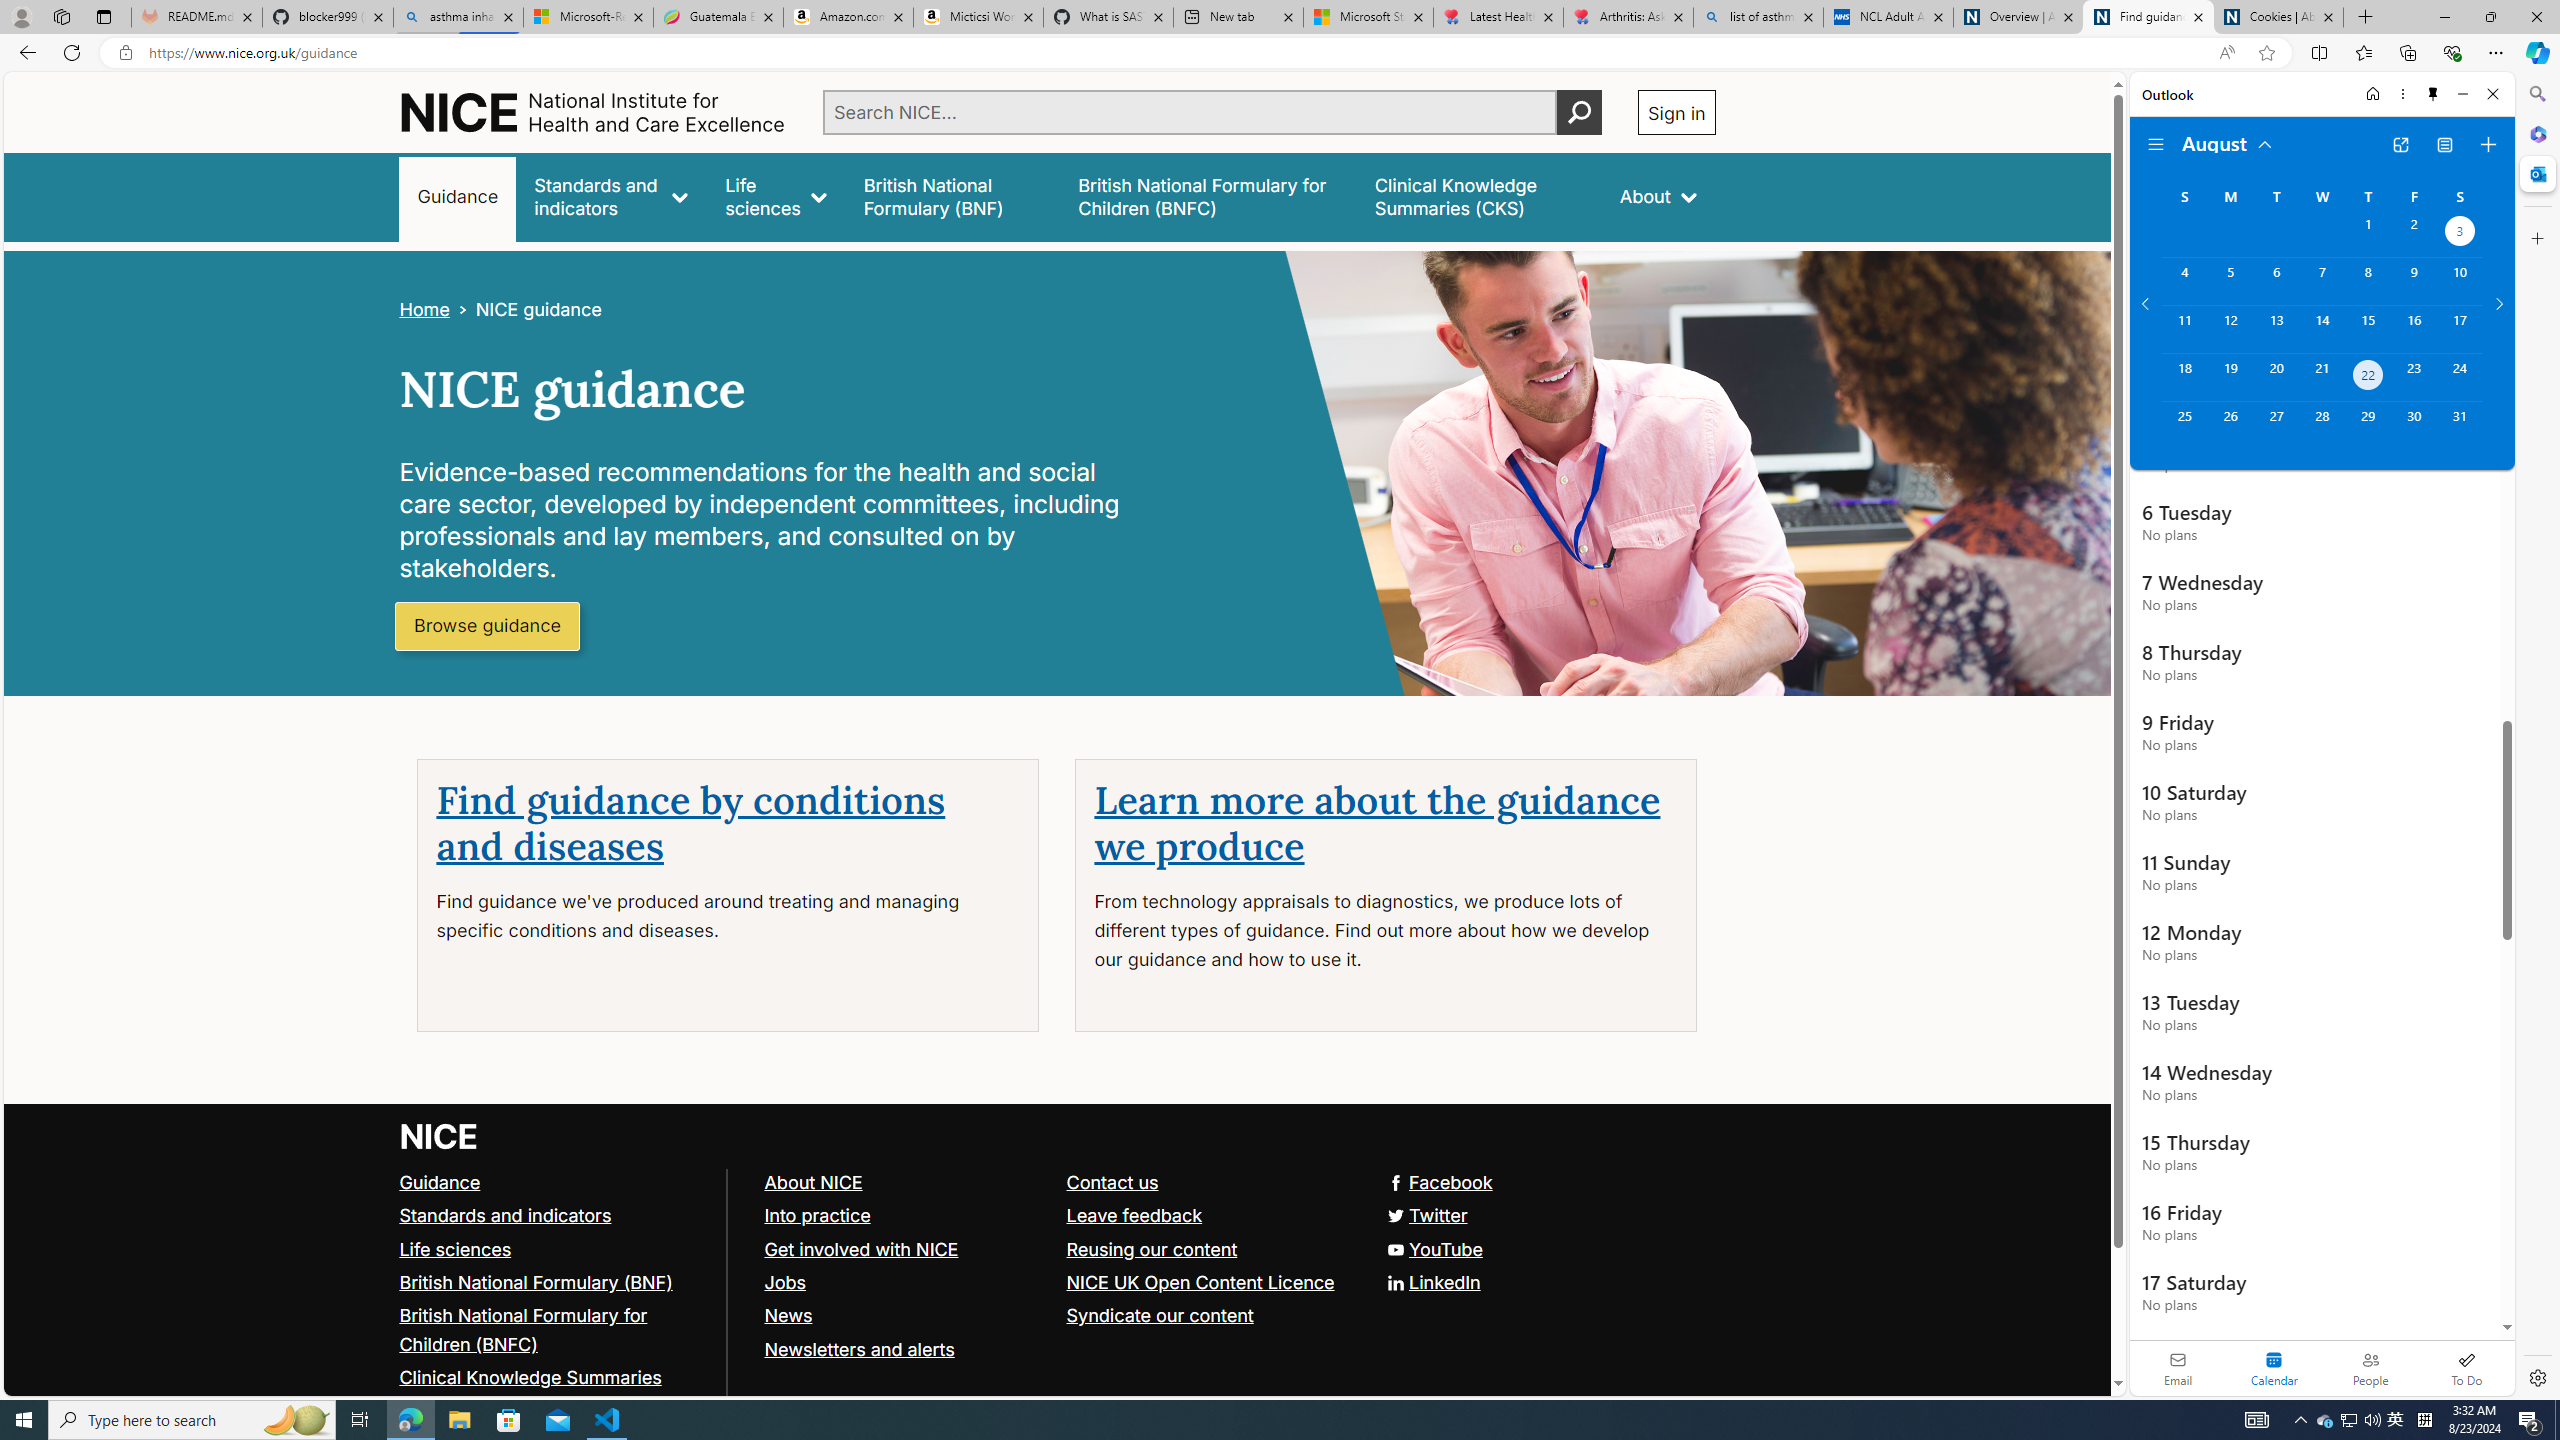 The width and height of the screenshot is (2560, 1440). Describe the element at coordinates (1112, 1180) in the screenshot. I see `'Contact us'` at that location.